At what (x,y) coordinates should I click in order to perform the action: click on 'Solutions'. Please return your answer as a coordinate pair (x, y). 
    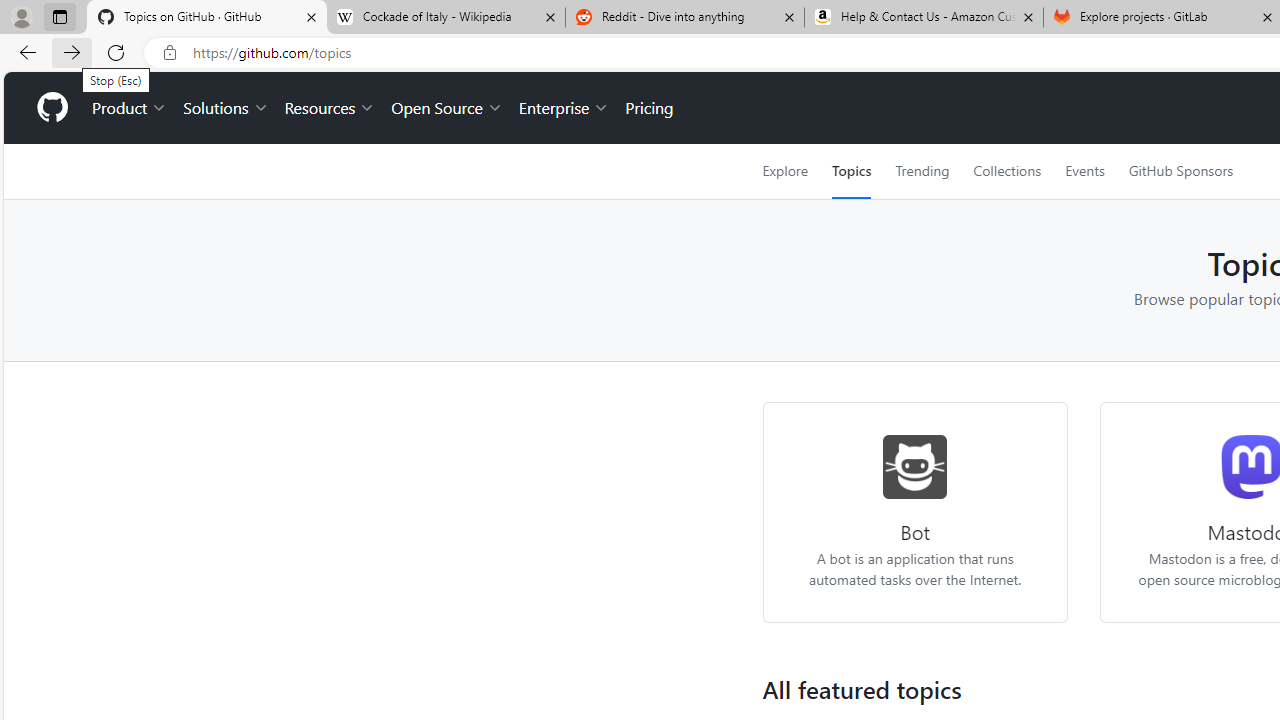
    Looking at the image, I should click on (225, 108).